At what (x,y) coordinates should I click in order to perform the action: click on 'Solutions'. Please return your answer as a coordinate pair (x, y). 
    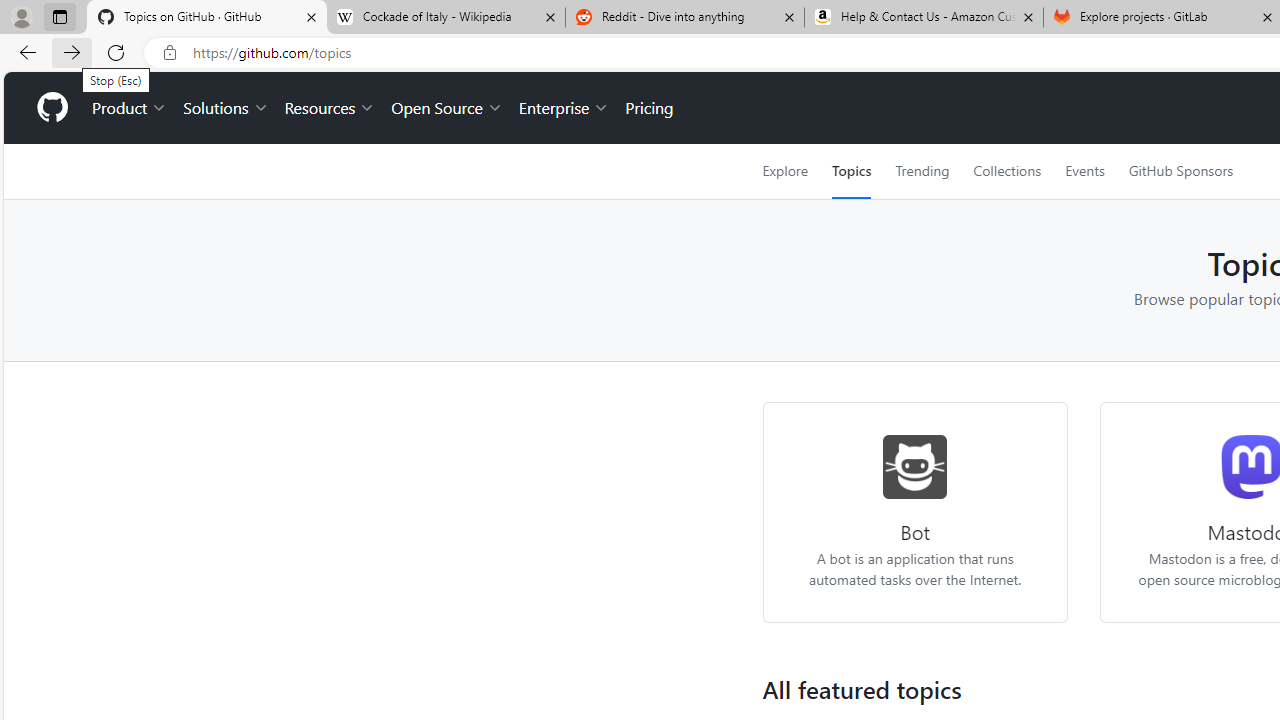
    Looking at the image, I should click on (225, 108).